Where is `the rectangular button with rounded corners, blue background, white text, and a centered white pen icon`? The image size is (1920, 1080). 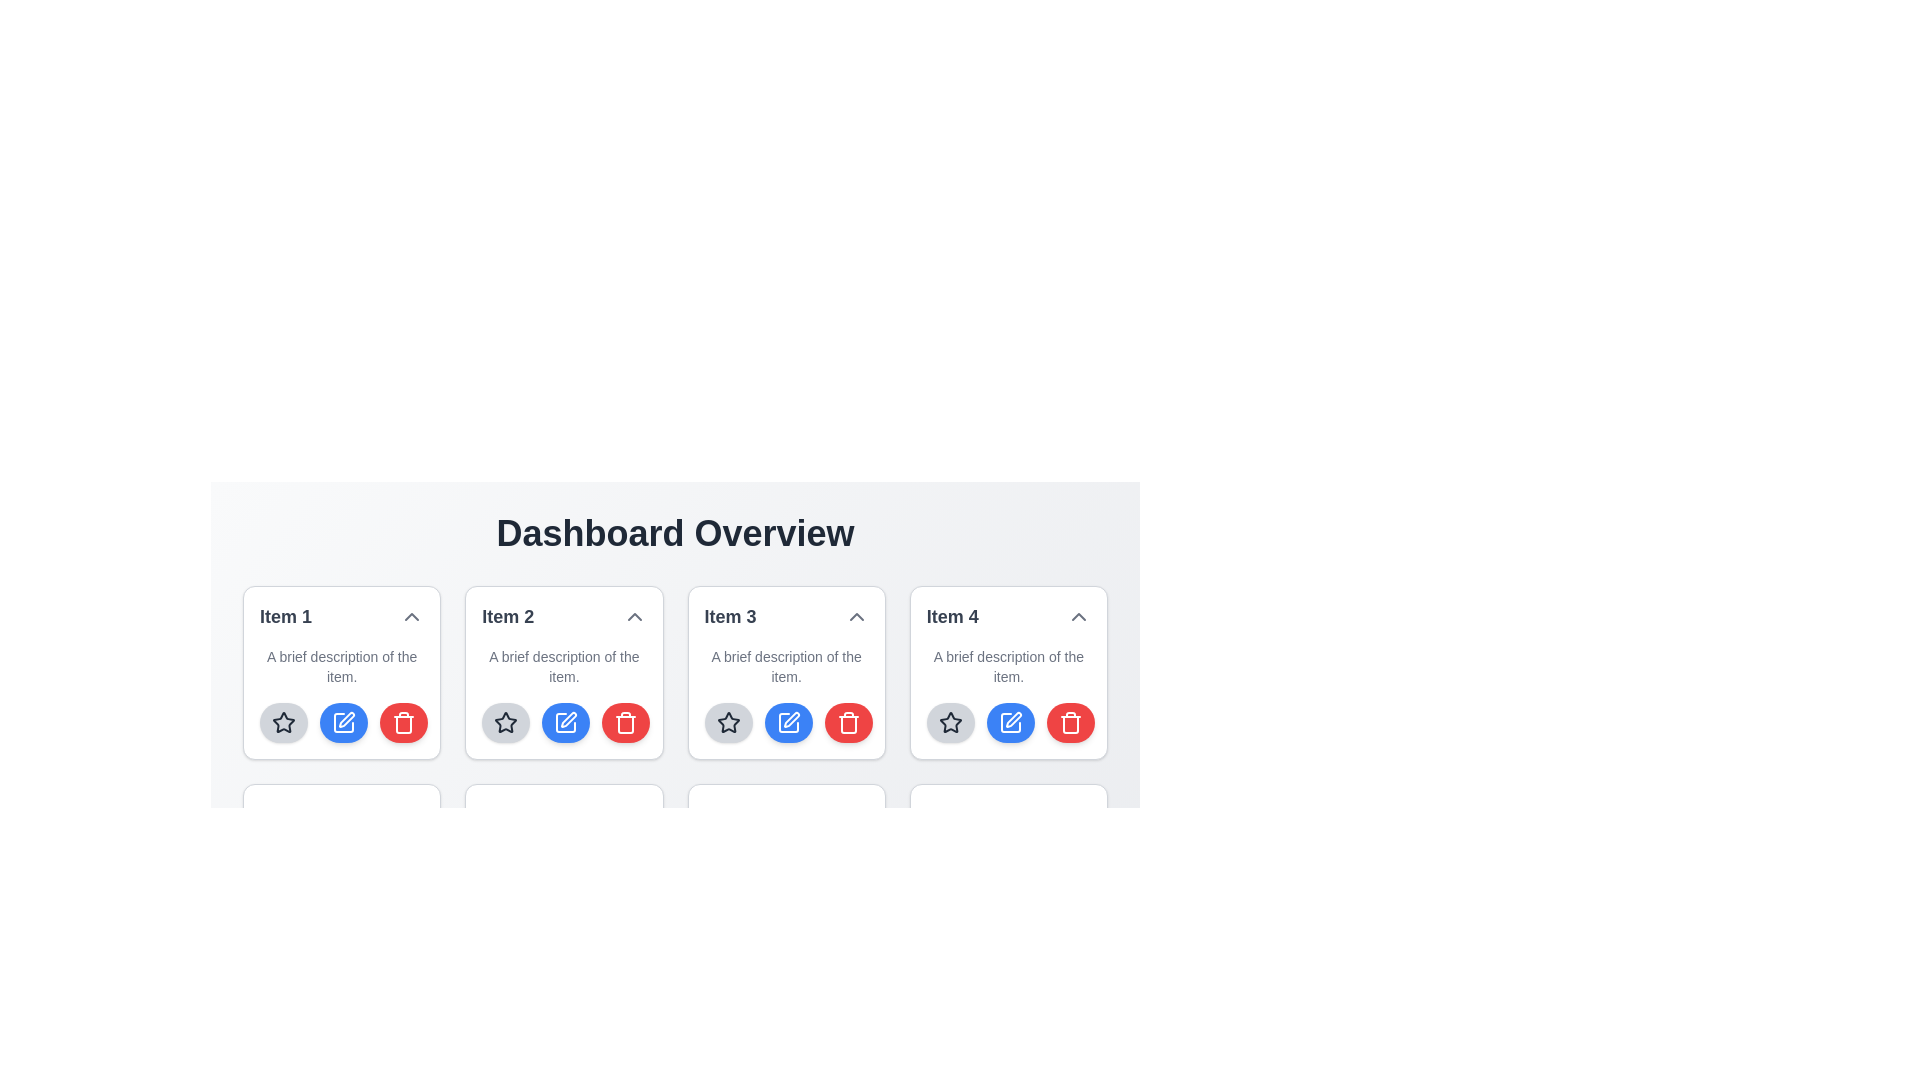 the rectangular button with rounded corners, blue background, white text, and a centered white pen icon is located at coordinates (1010, 921).